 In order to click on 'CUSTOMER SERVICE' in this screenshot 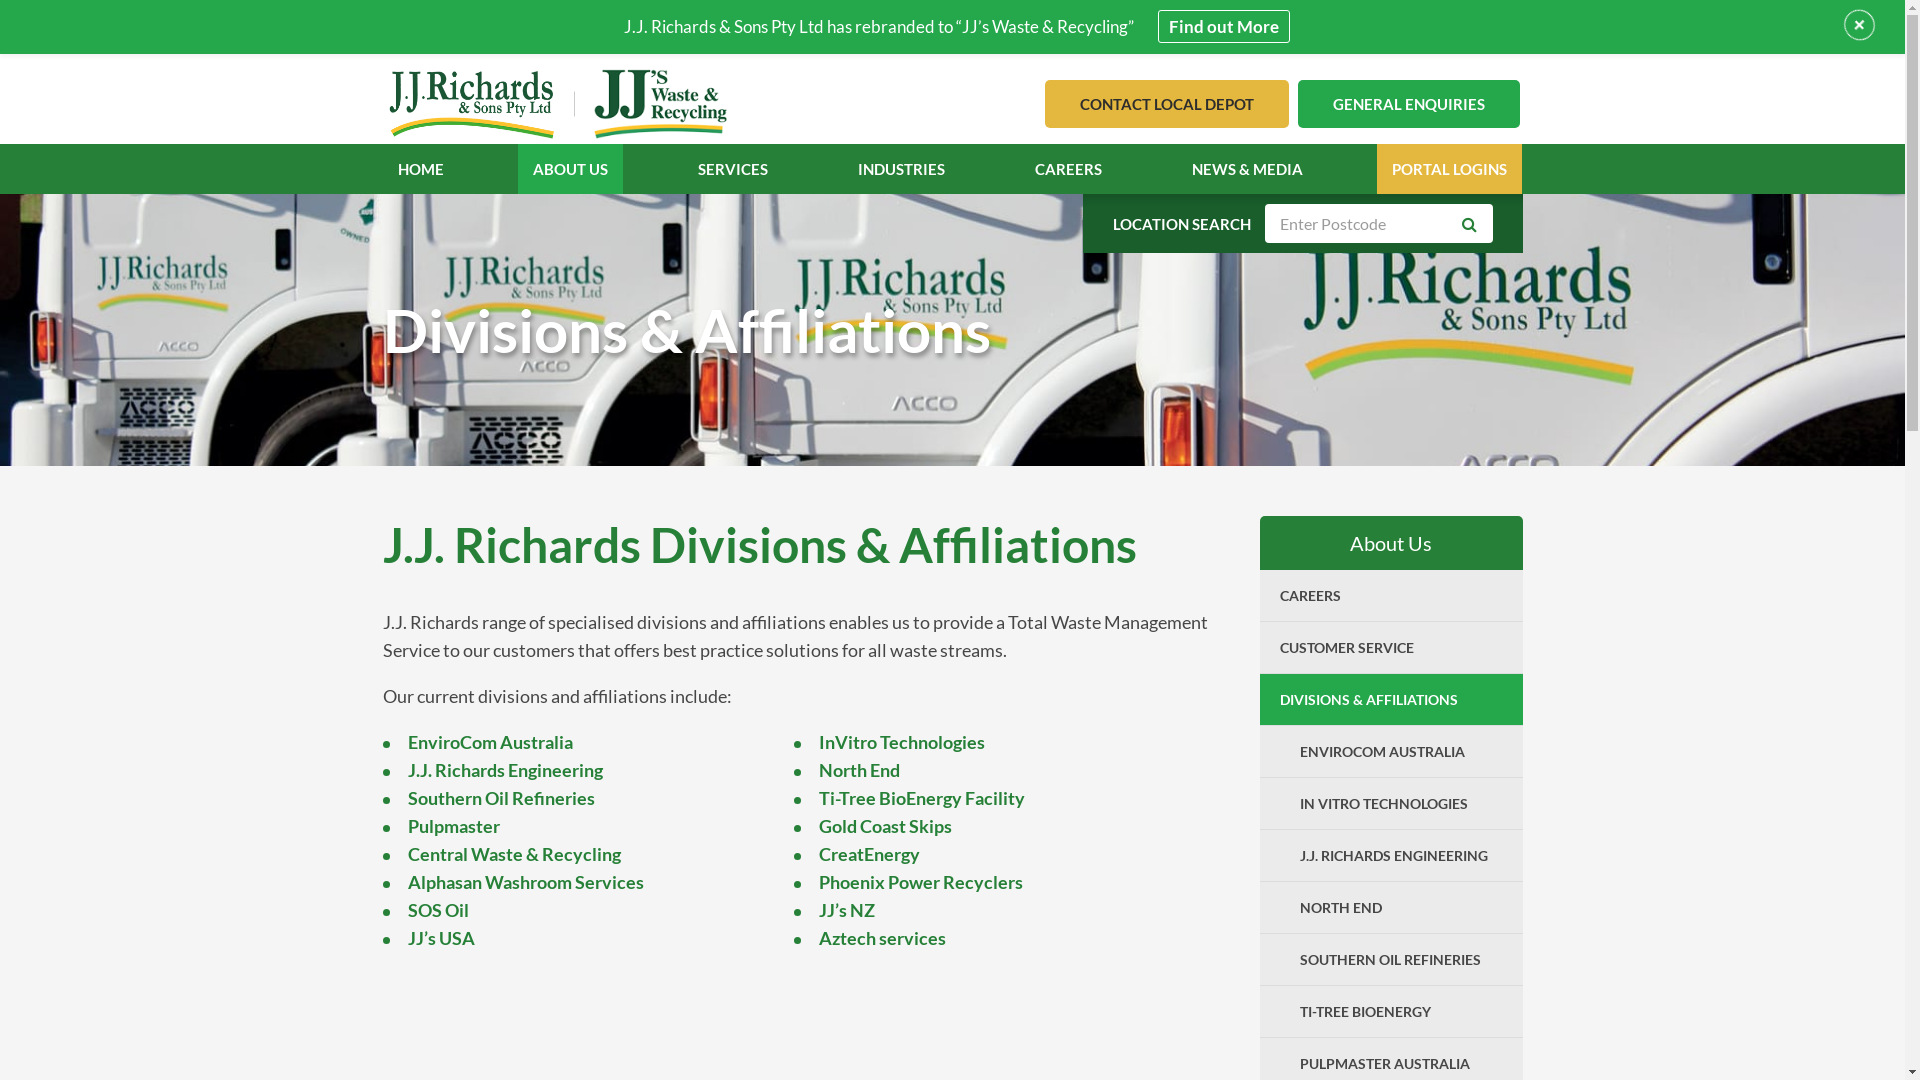, I will do `click(1390, 647)`.